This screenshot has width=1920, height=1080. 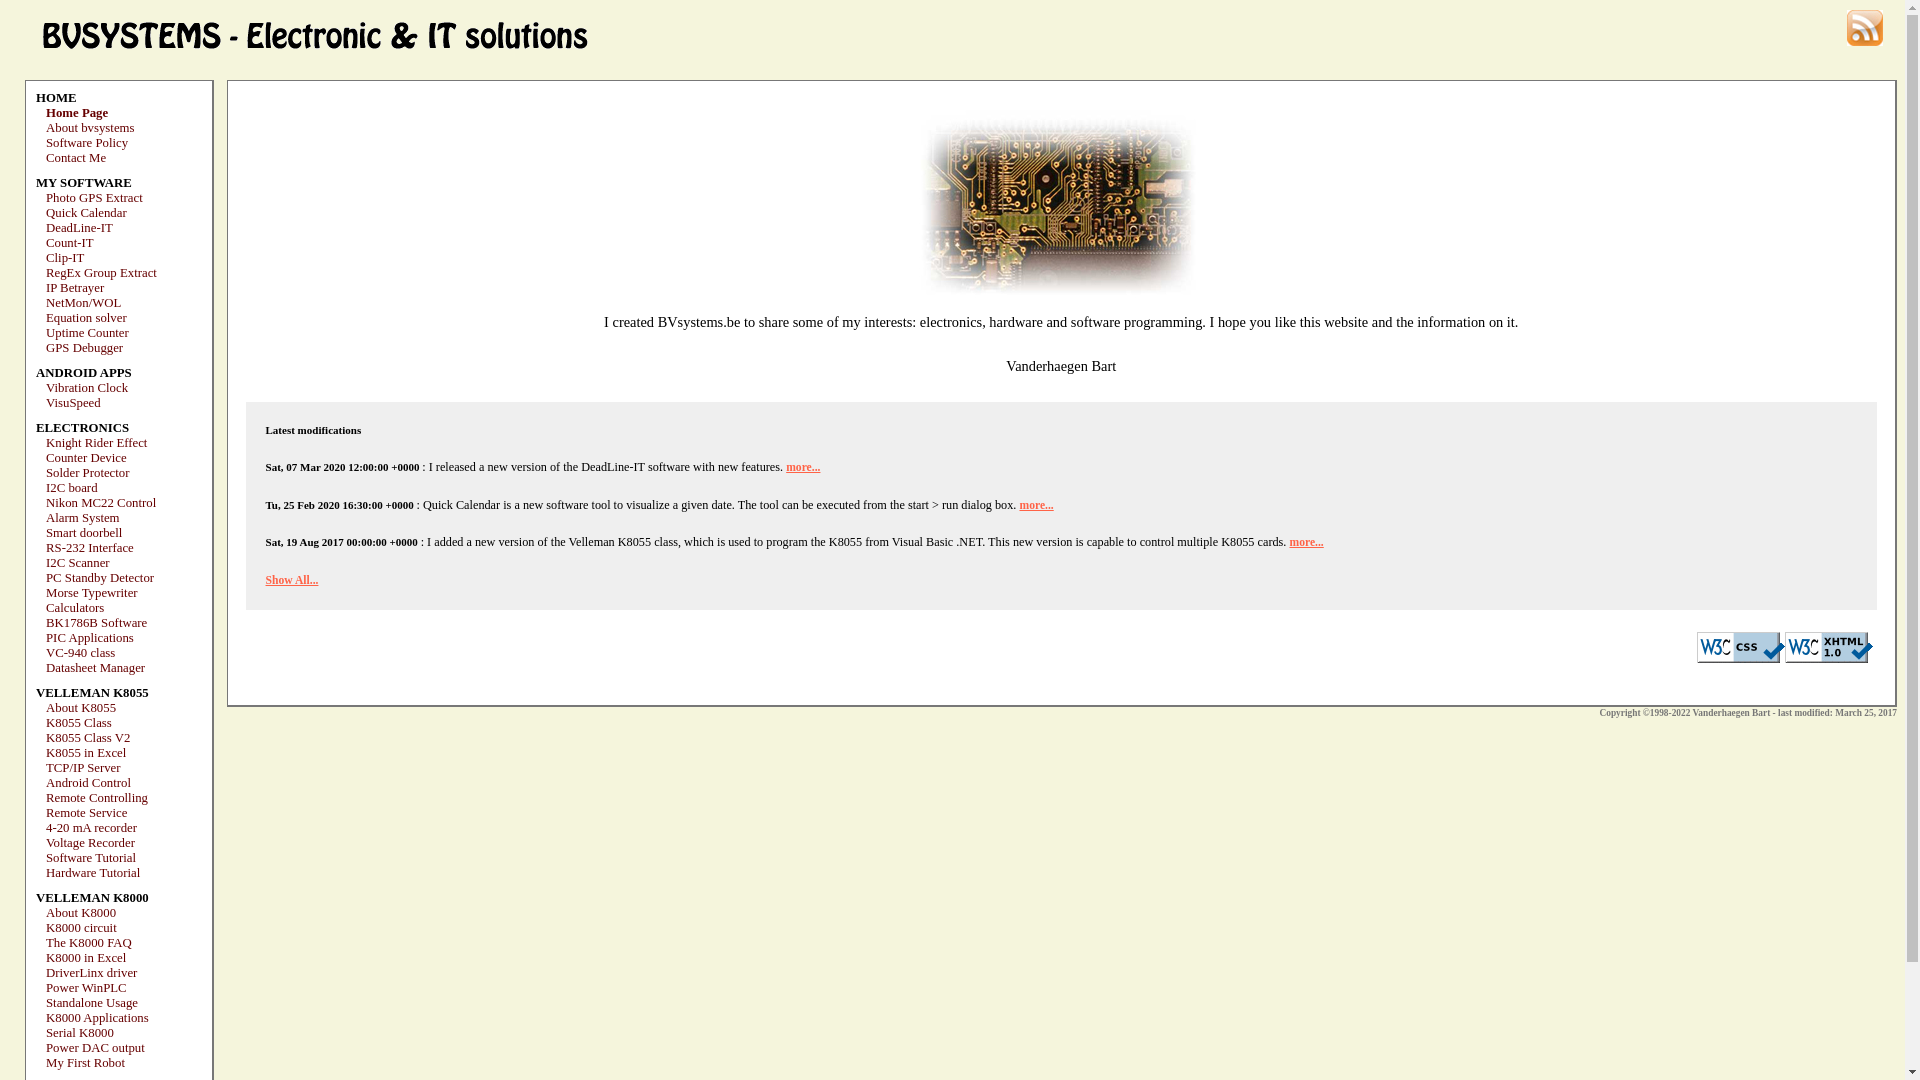 I want to click on 'Solder Protector', so click(x=86, y=473).